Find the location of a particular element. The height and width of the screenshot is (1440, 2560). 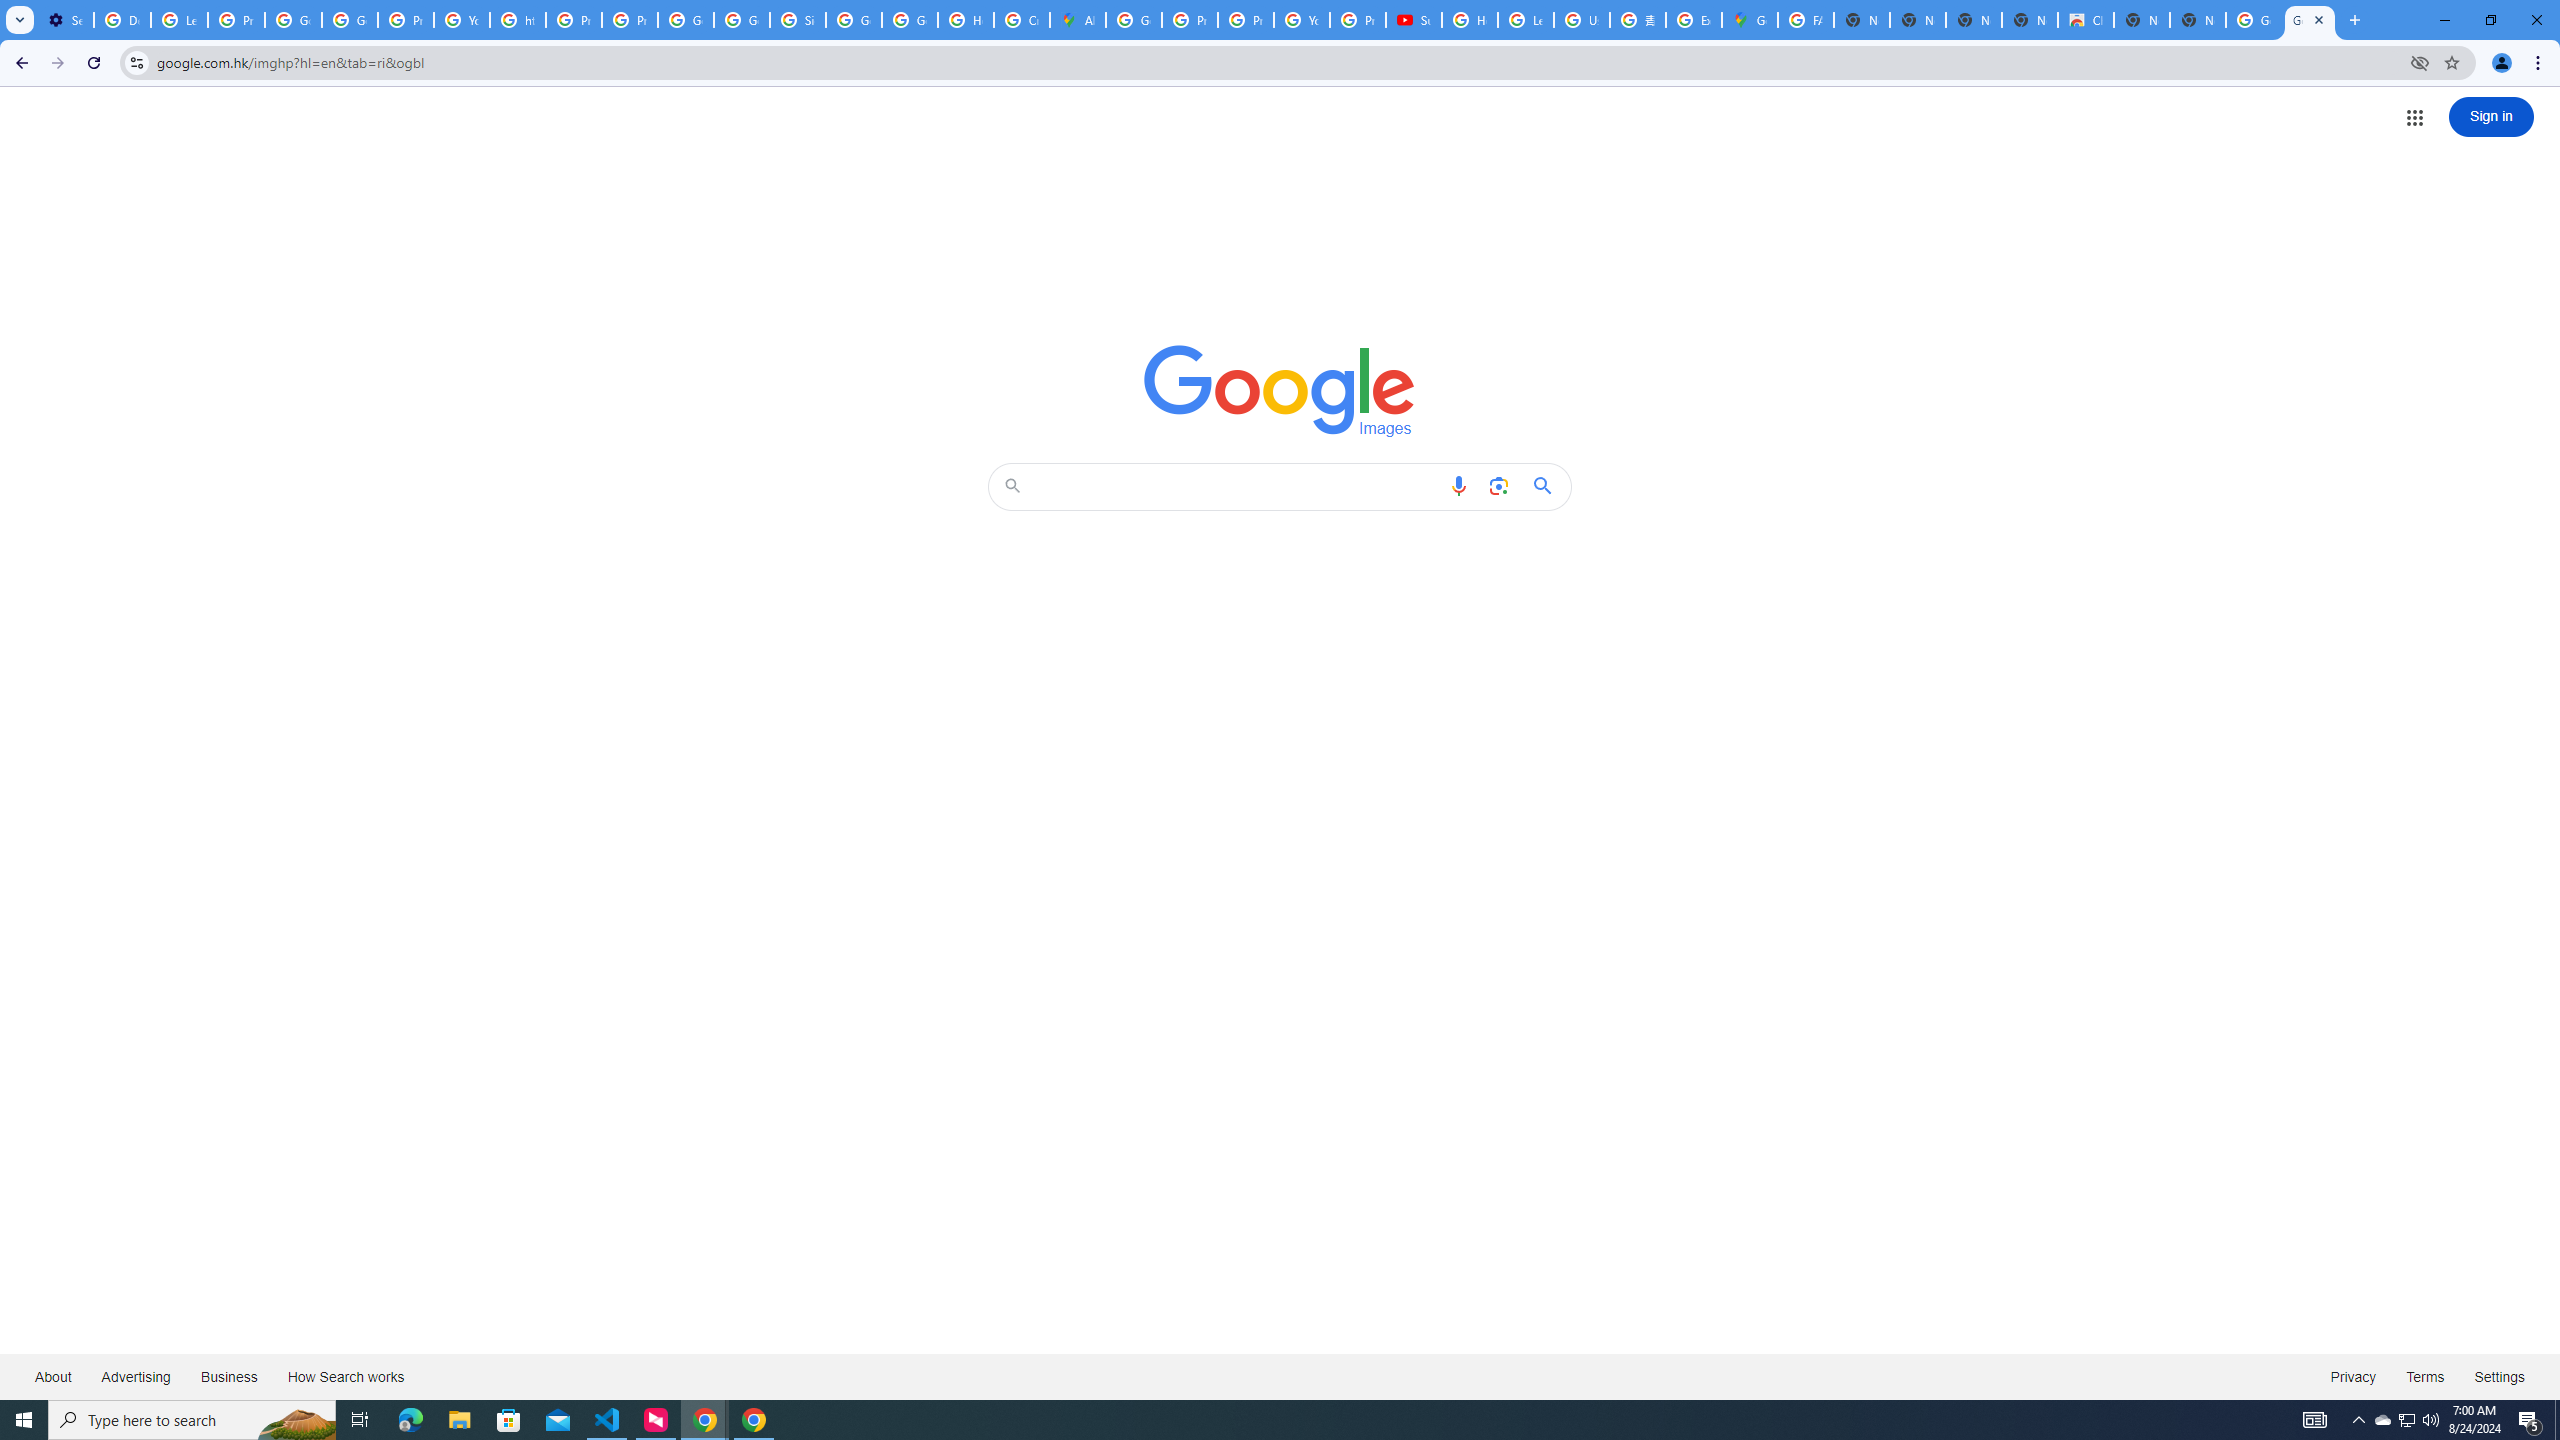

'Privacy Help Center - Policies Help' is located at coordinates (1244, 19).